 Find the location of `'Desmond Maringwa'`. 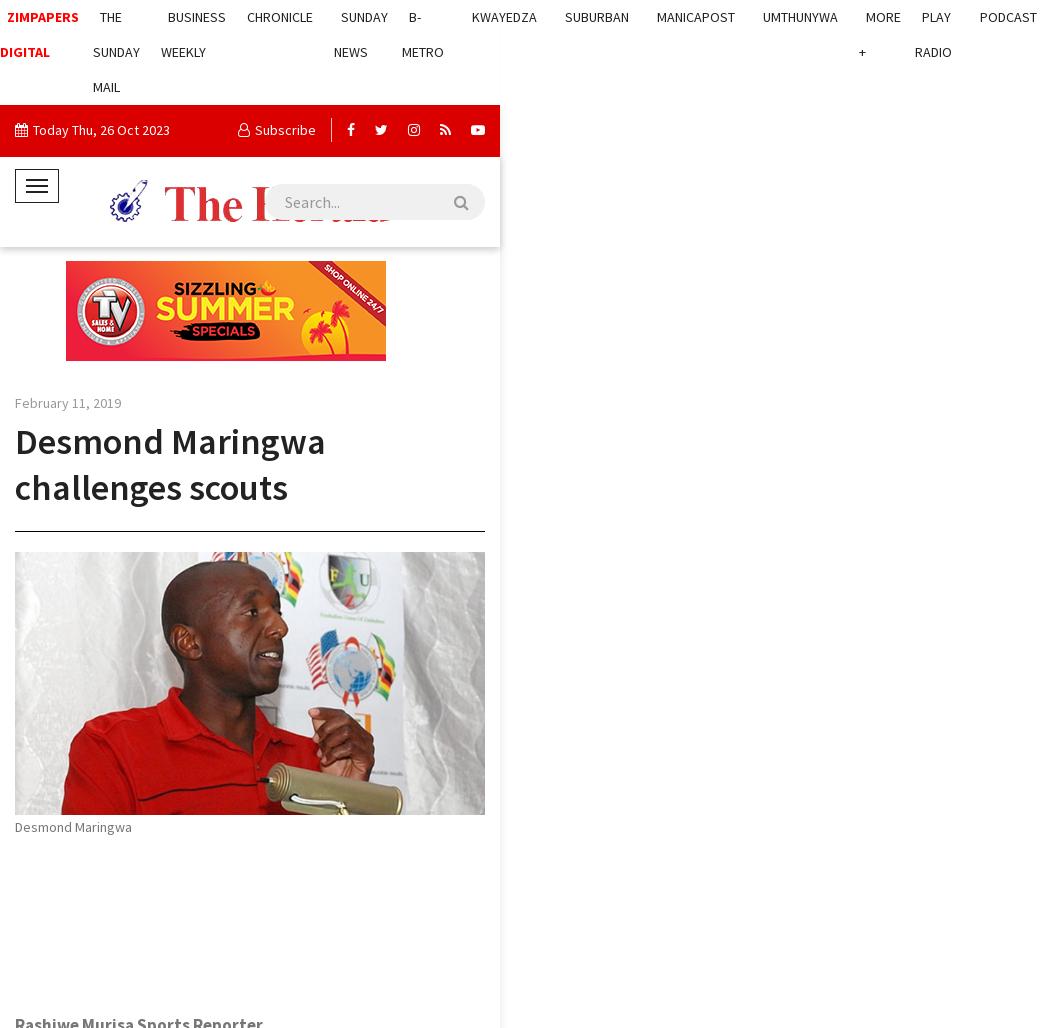

'Desmond Maringwa' is located at coordinates (14, 825).